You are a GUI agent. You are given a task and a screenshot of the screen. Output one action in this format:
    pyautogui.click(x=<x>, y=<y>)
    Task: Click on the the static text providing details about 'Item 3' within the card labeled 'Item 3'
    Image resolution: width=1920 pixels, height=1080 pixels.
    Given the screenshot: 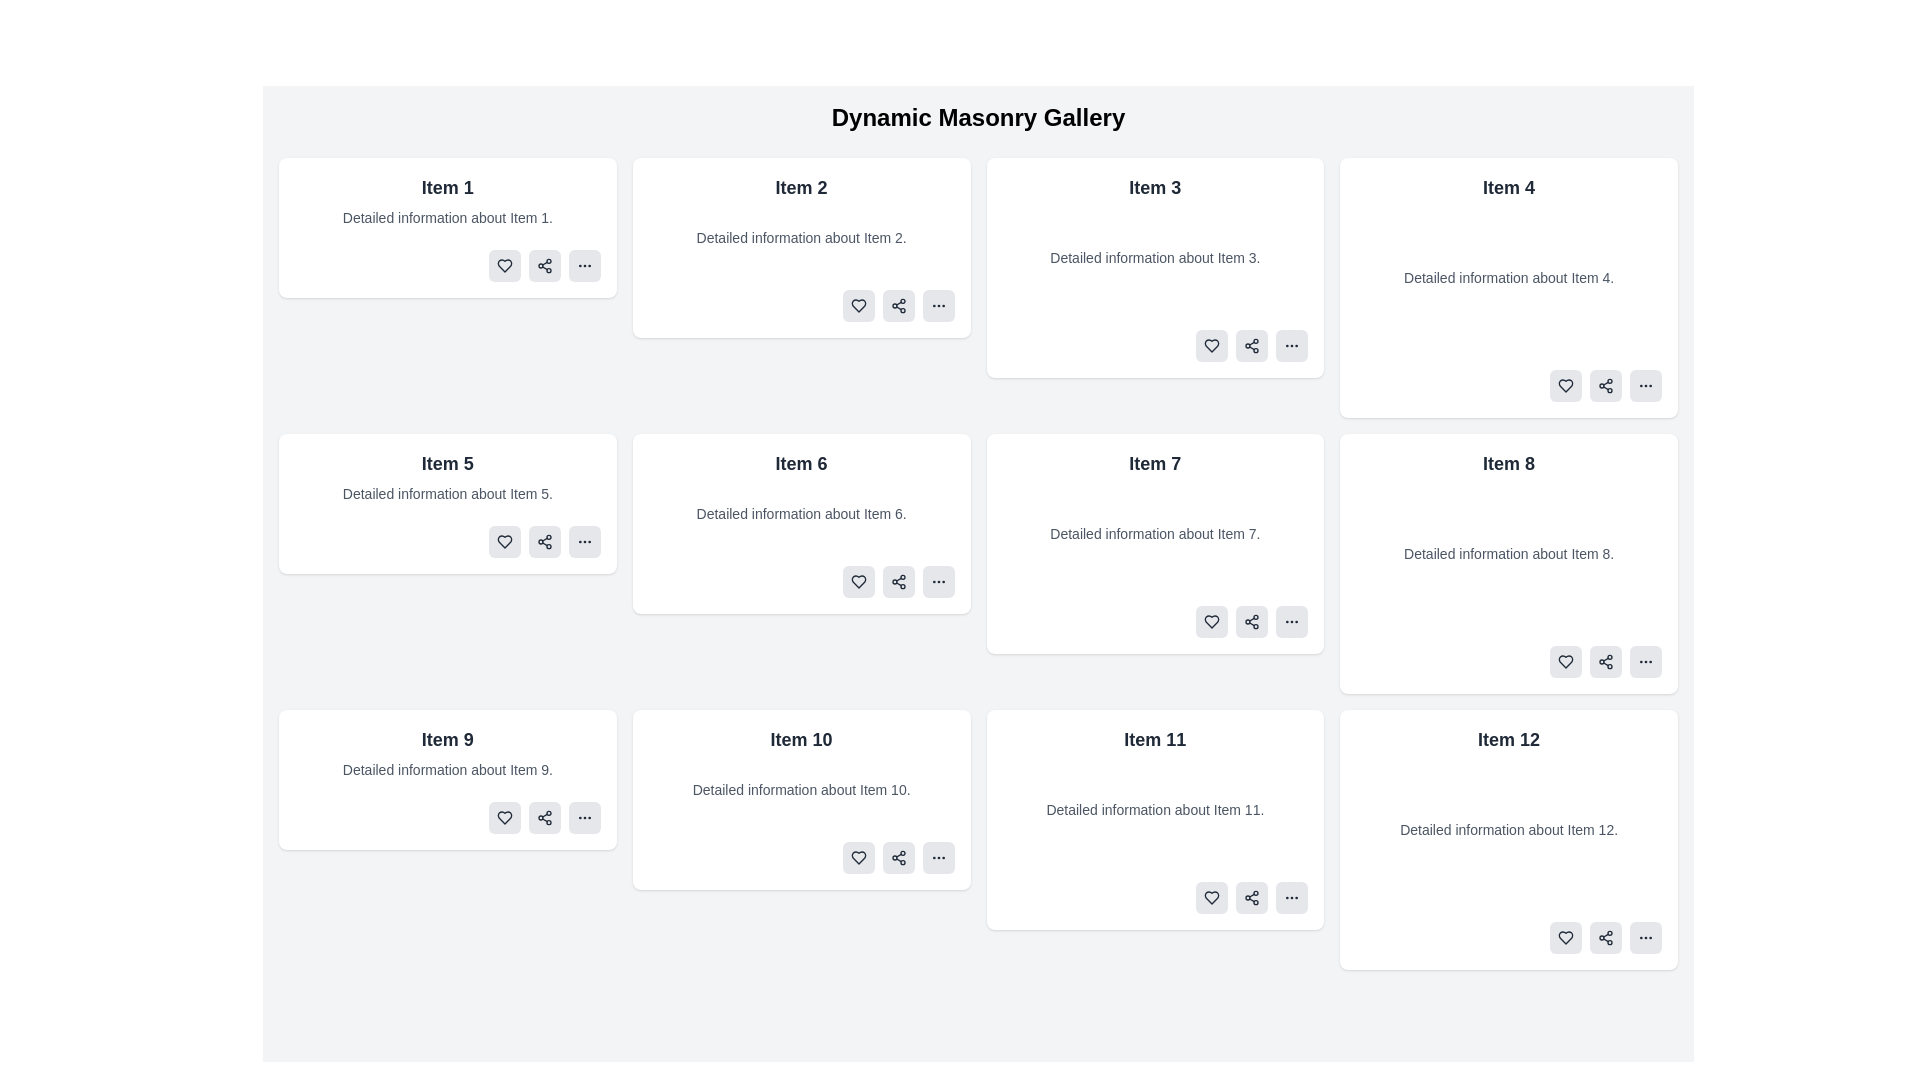 What is the action you would take?
    pyautogui.click(x=1155, y=257)
    